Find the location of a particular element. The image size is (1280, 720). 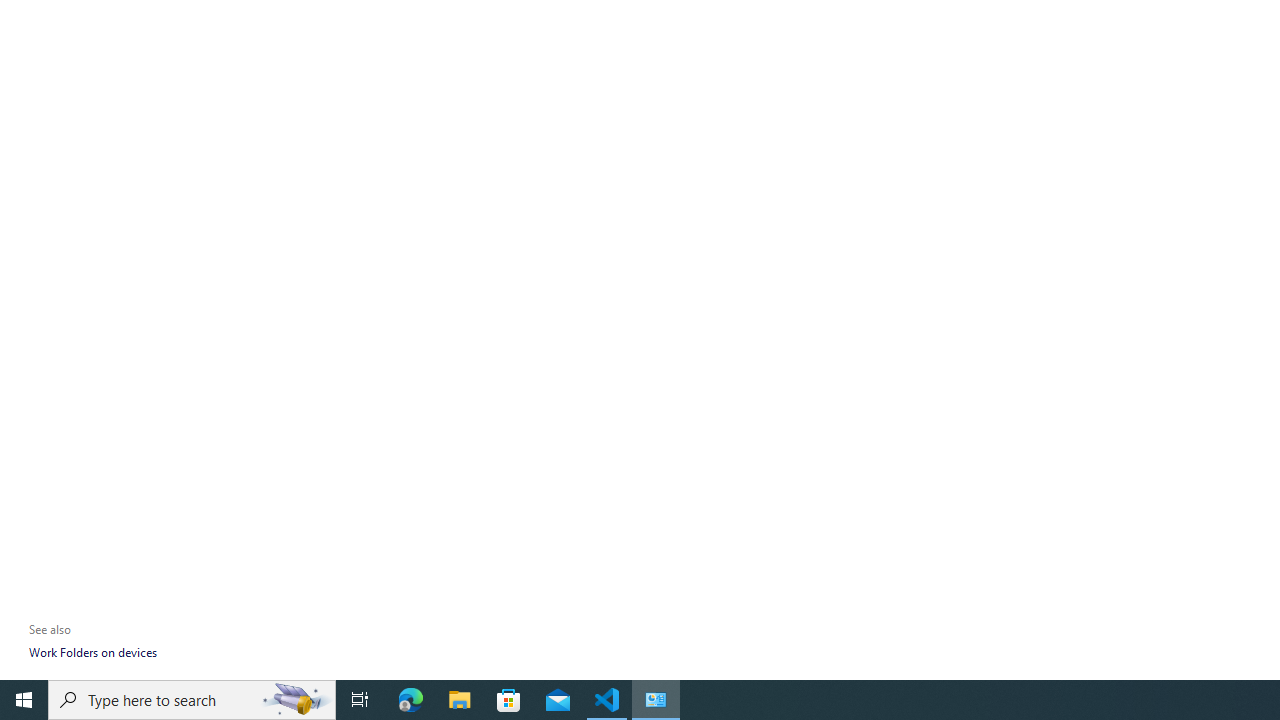

'Control Panel - 1 running window' is located at coordinates (656, 698).